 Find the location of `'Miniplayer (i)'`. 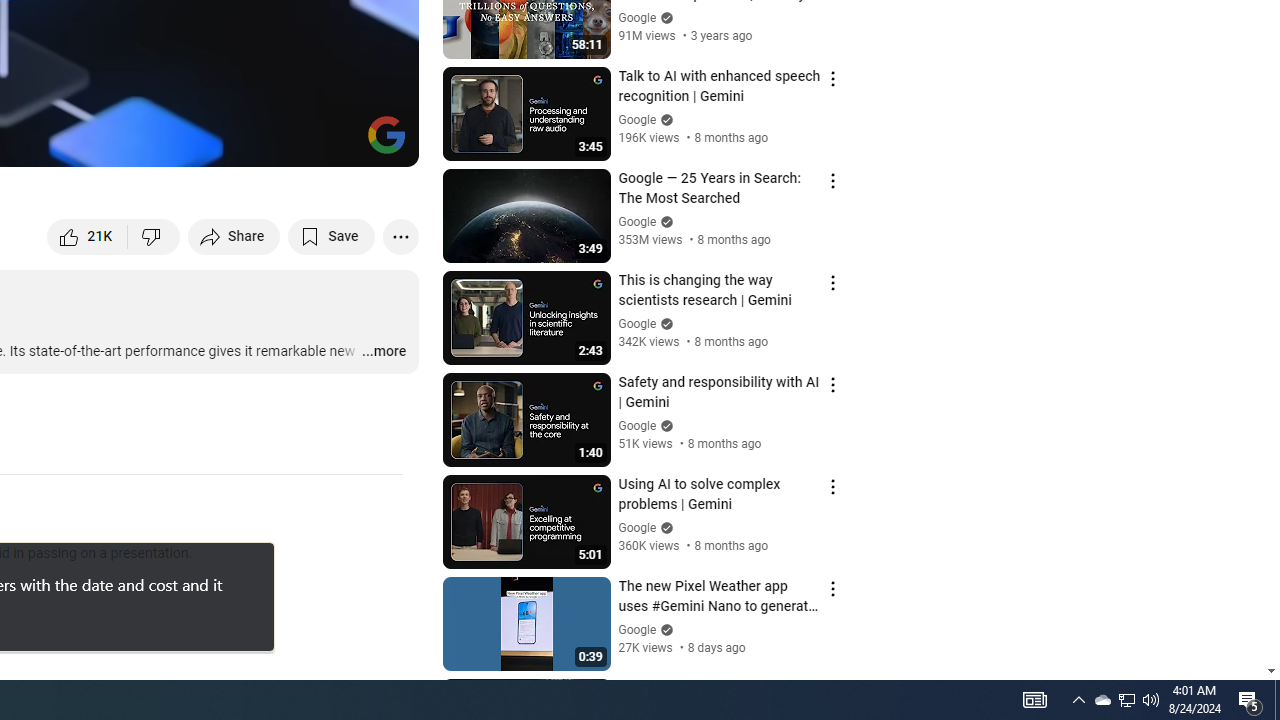

'Miniplayer (i)' is located at coordinates (285, 141).